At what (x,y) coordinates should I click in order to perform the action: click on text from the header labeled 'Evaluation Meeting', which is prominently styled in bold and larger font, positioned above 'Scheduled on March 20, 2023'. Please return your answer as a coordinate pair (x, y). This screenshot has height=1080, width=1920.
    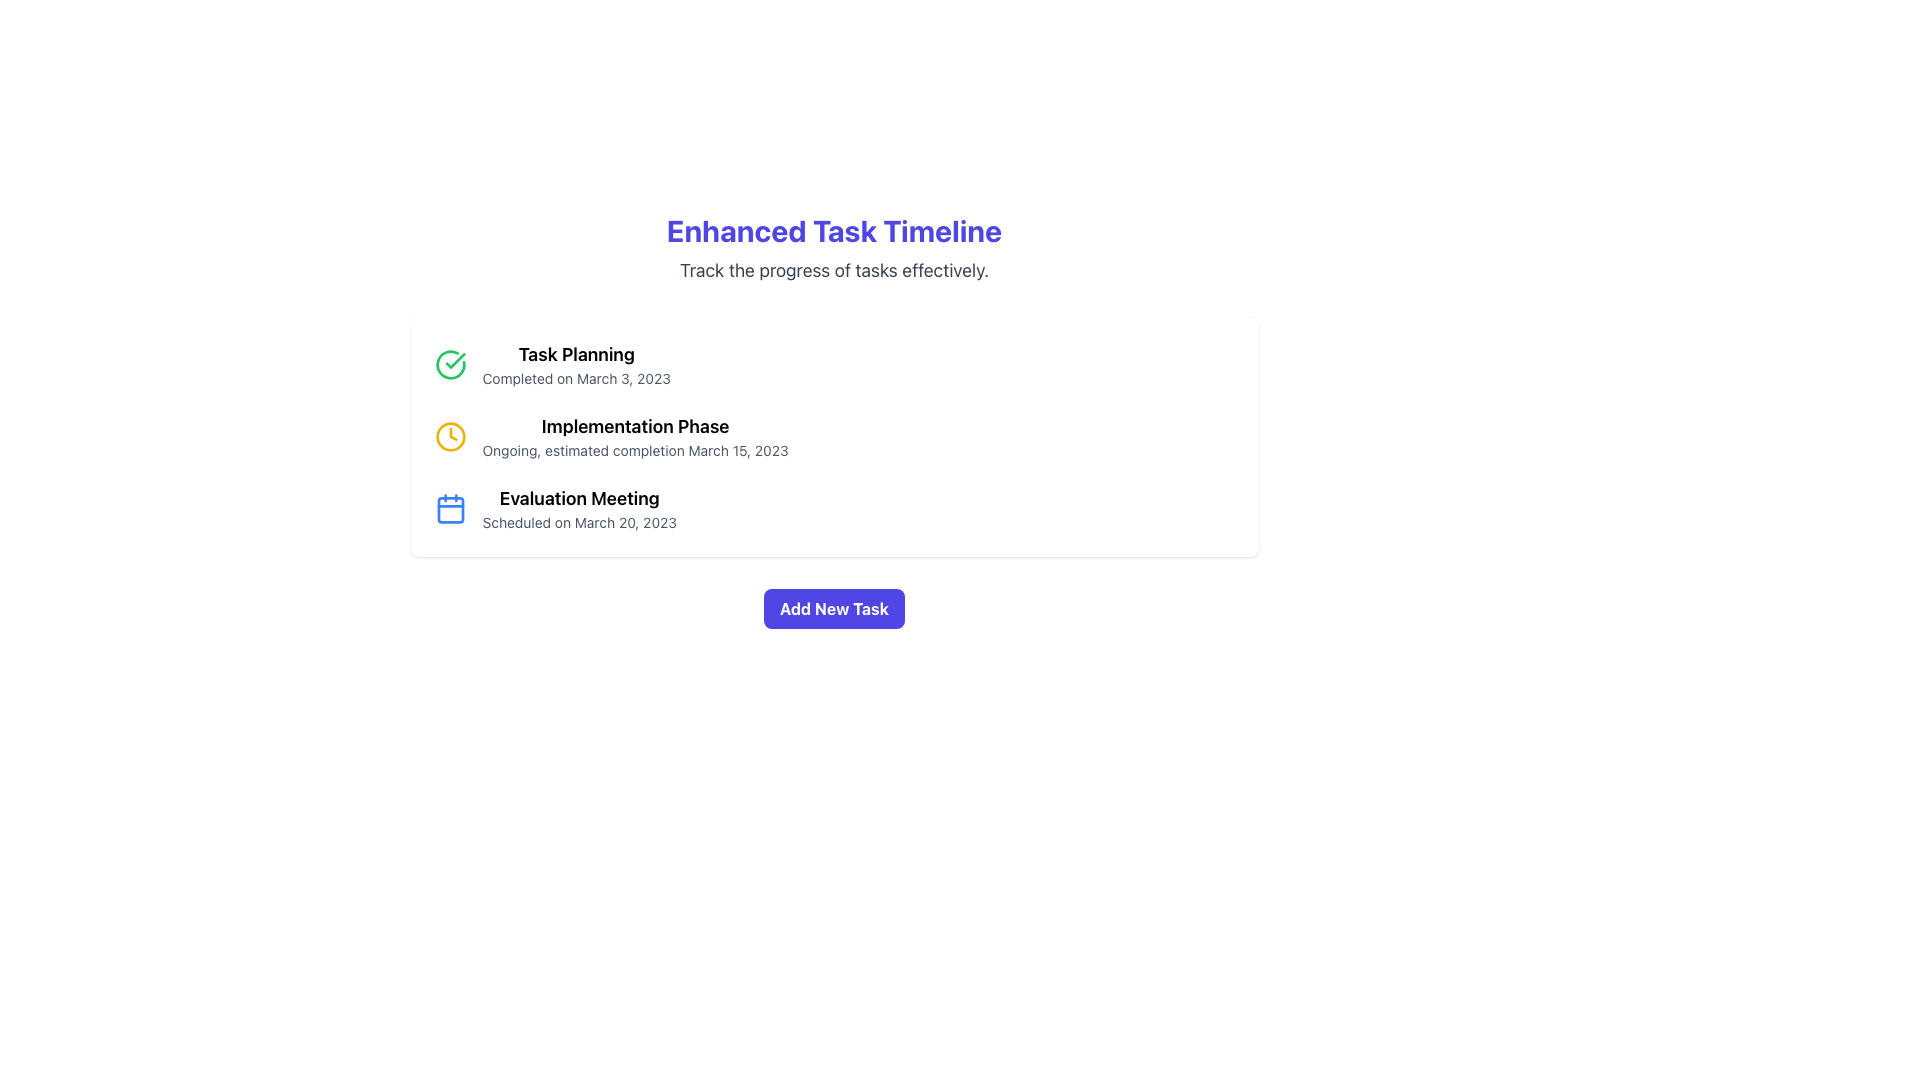
    Looking at the image, I should click on (578, 497).